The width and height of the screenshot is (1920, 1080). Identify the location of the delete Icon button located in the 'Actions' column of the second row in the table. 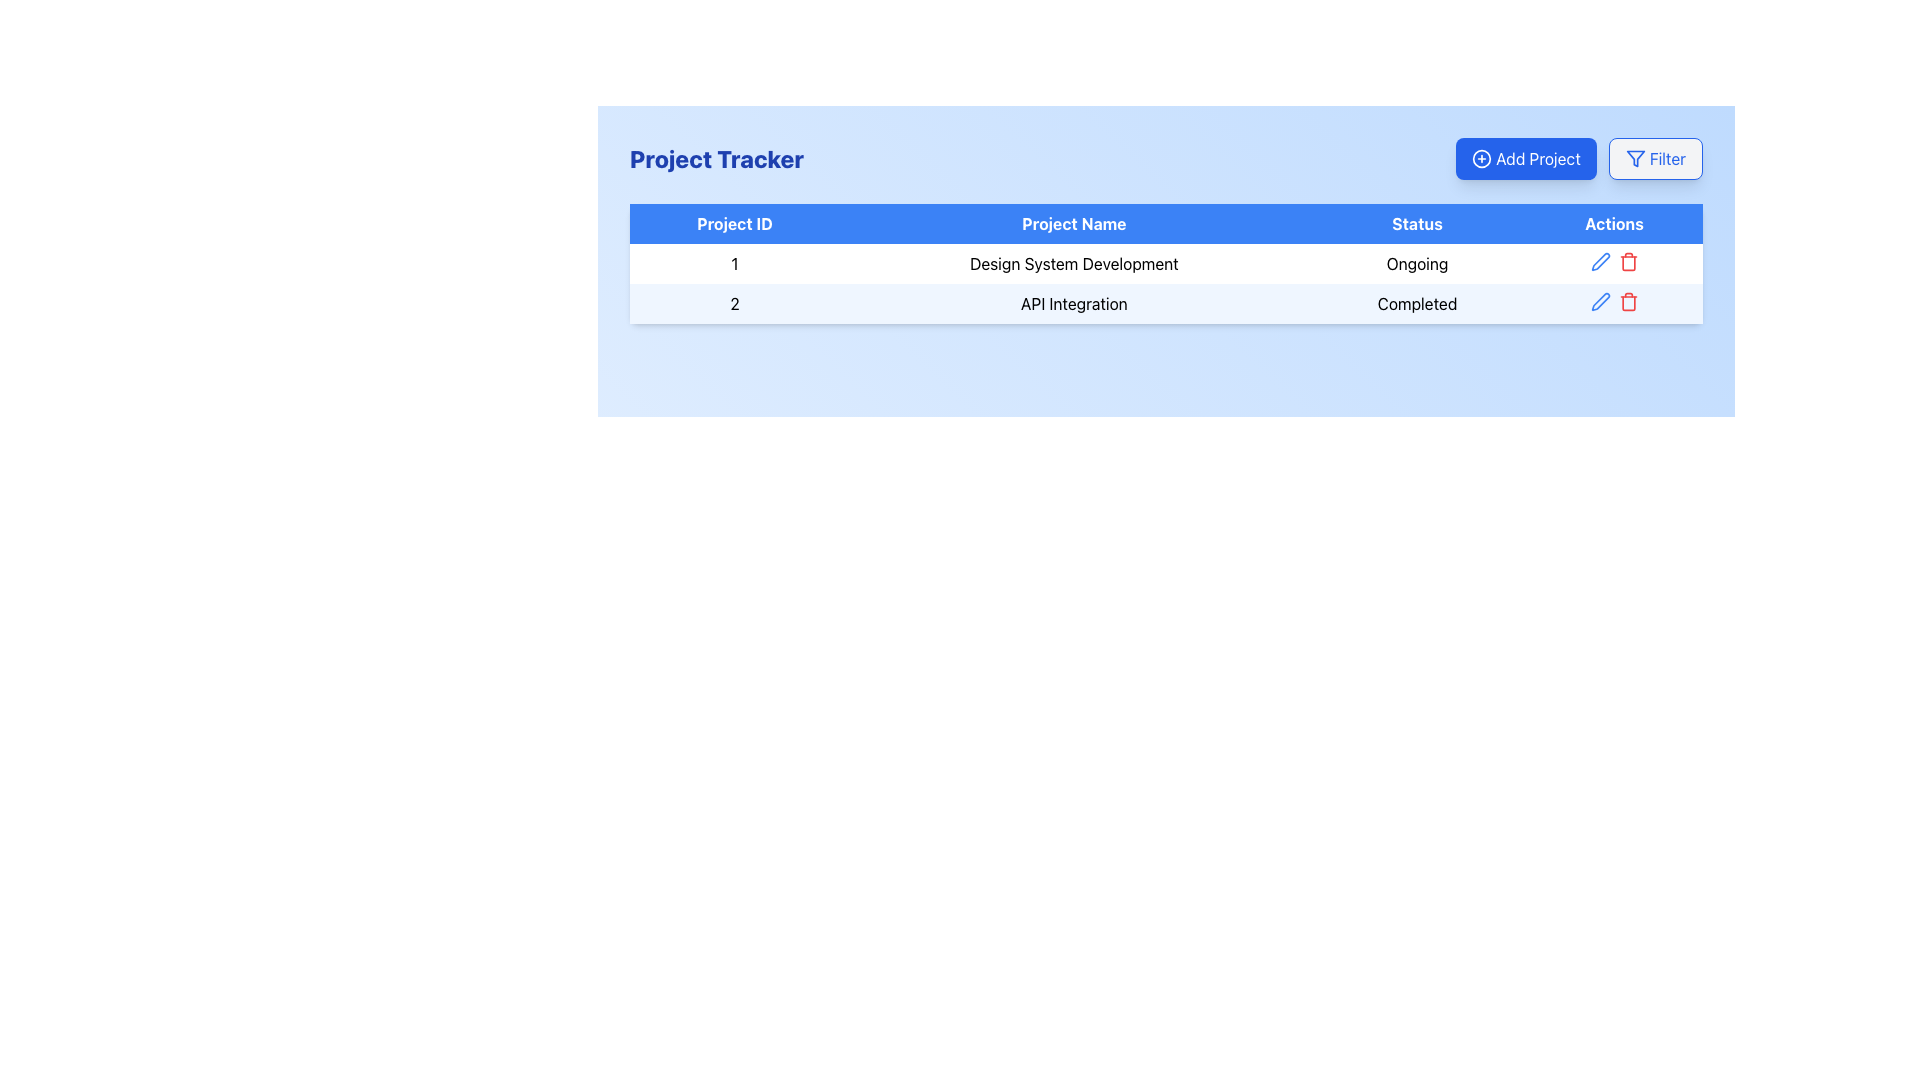
(1628, 301).